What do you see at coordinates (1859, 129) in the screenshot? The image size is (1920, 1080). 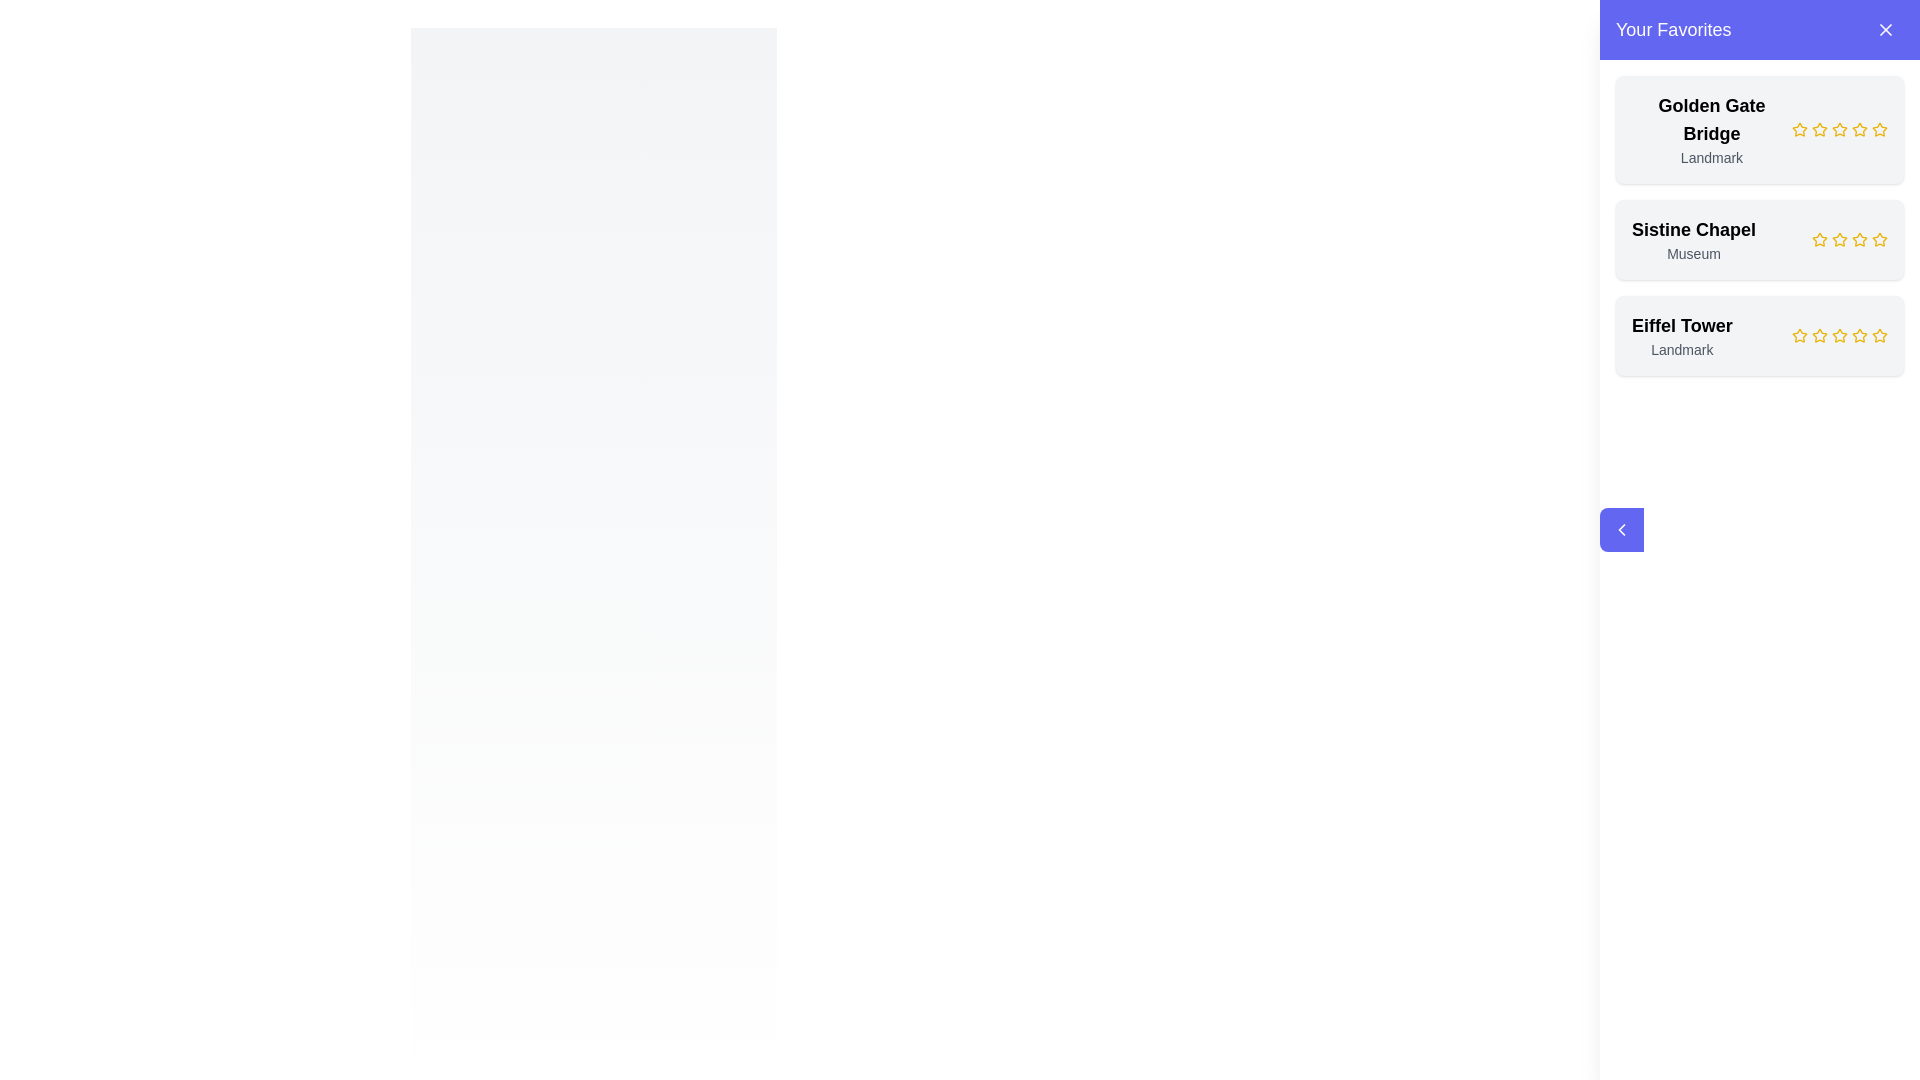 I see `the third star icon in the horizontal row for the 'Golden Gate Bridge' entry in the 'Your Favorites' section` at bounding box center [1859, 129].